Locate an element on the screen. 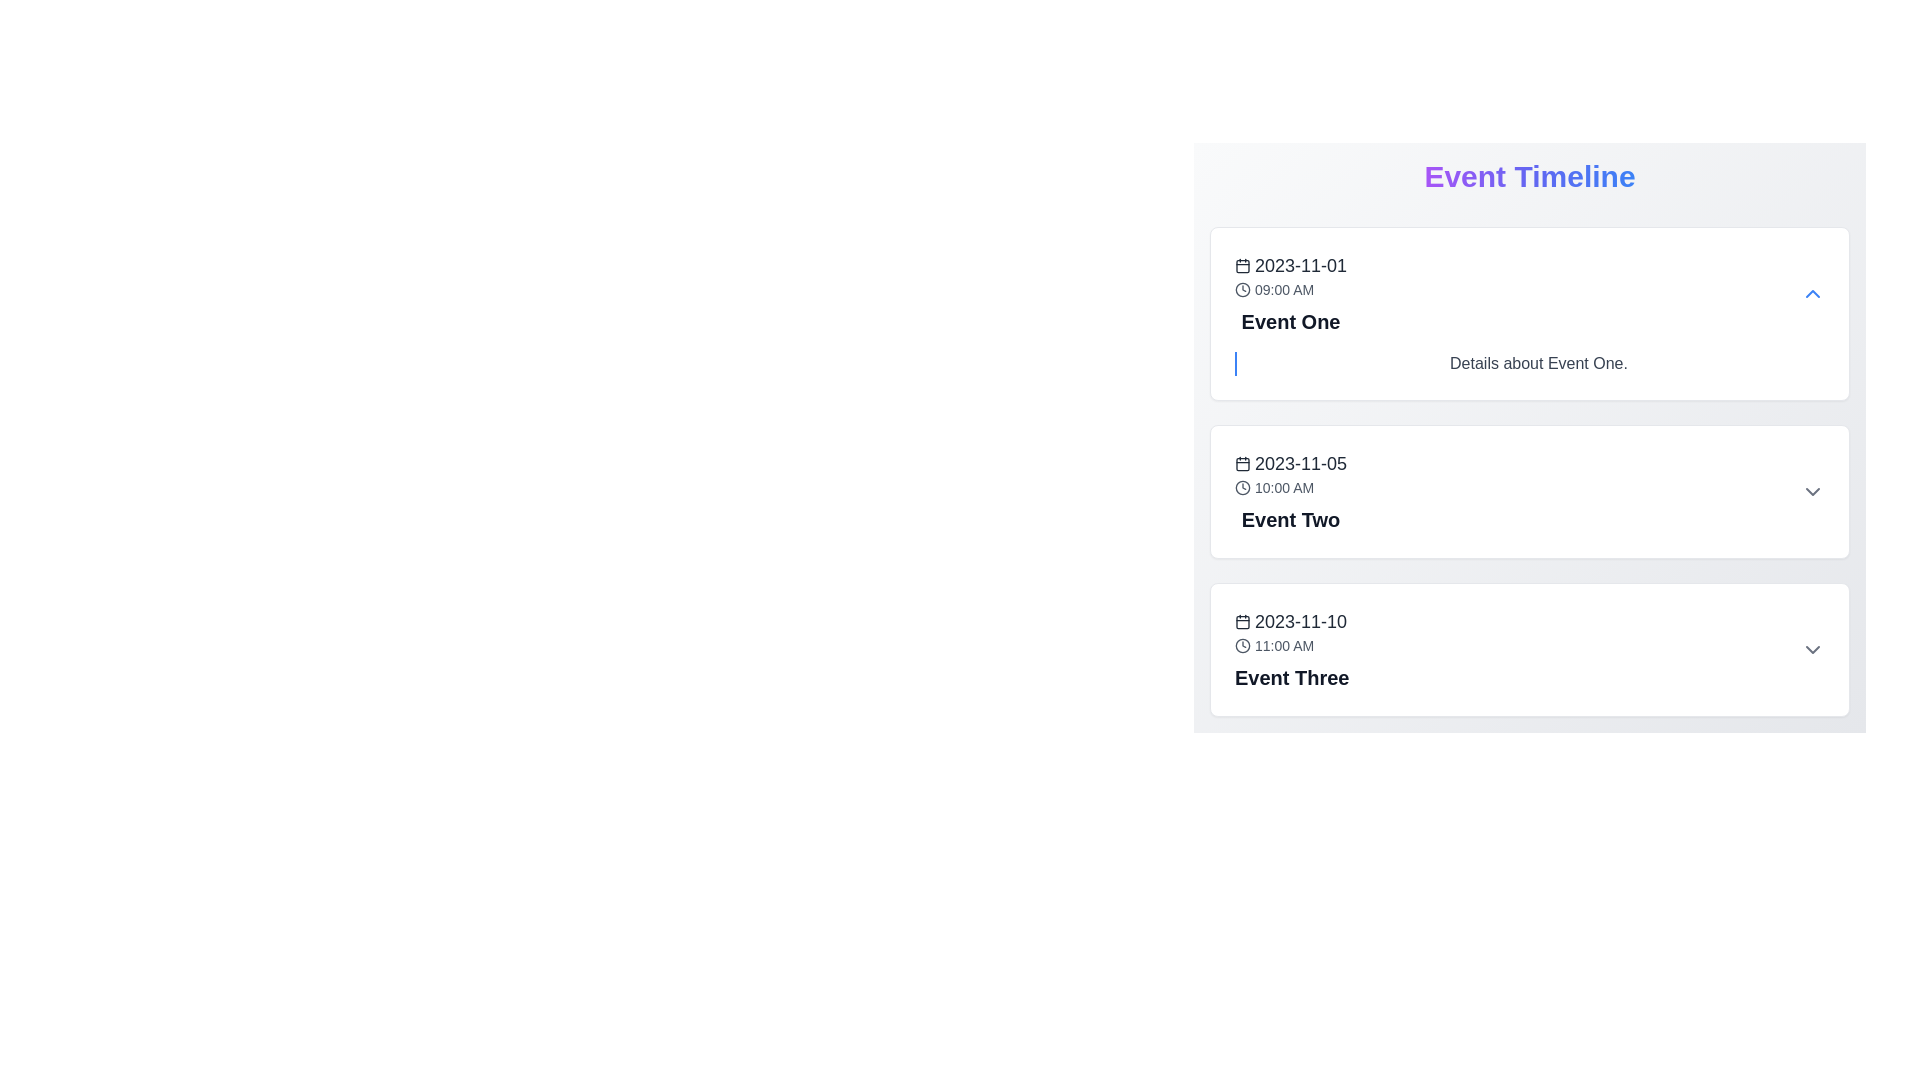  the informational block displaying event details including the date '2023-11-05', time '10:00 AM', and title 'Event Two', which is positioned in the middle of the 'Event Timeline' interface is located at coordinates (1291, 492).